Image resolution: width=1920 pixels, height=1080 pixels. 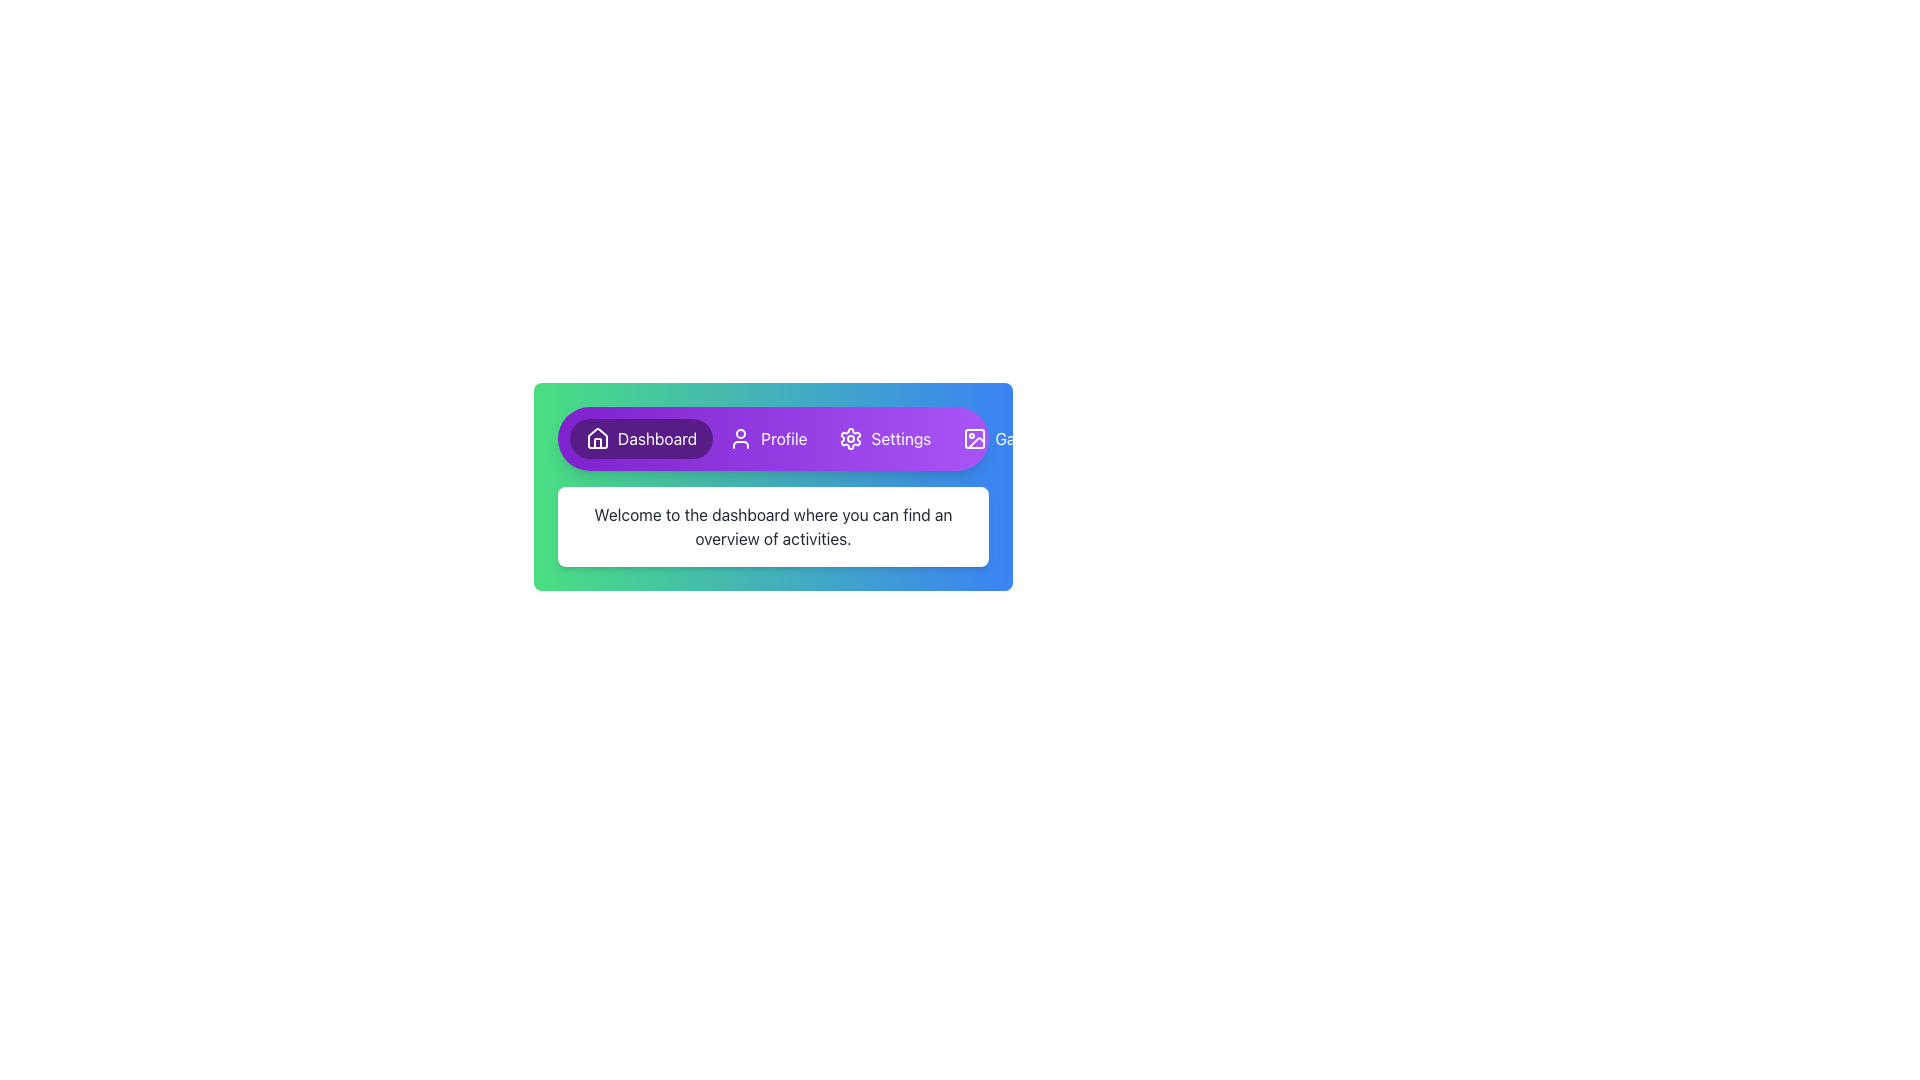 I want to click on the second button in the navigation bar, so click(x=767, y=438).